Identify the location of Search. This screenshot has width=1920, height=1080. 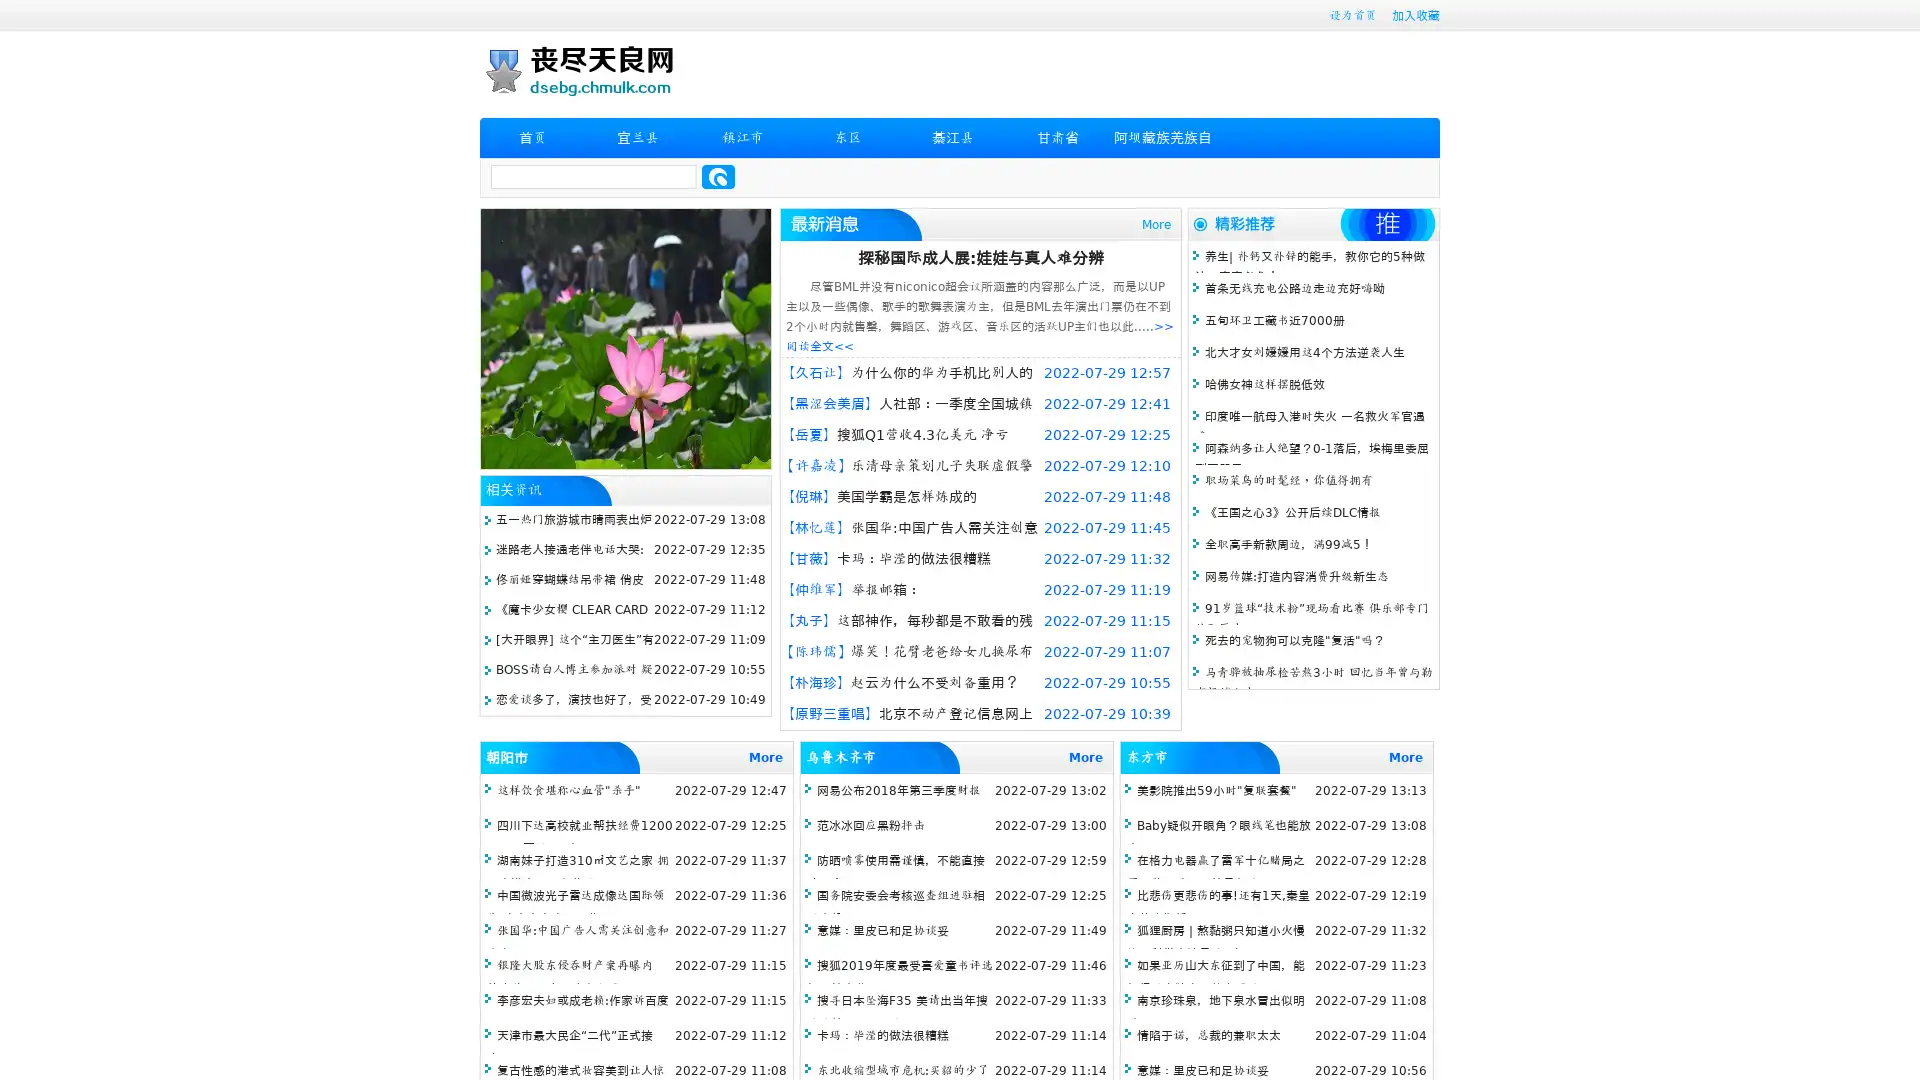
(718, 176).